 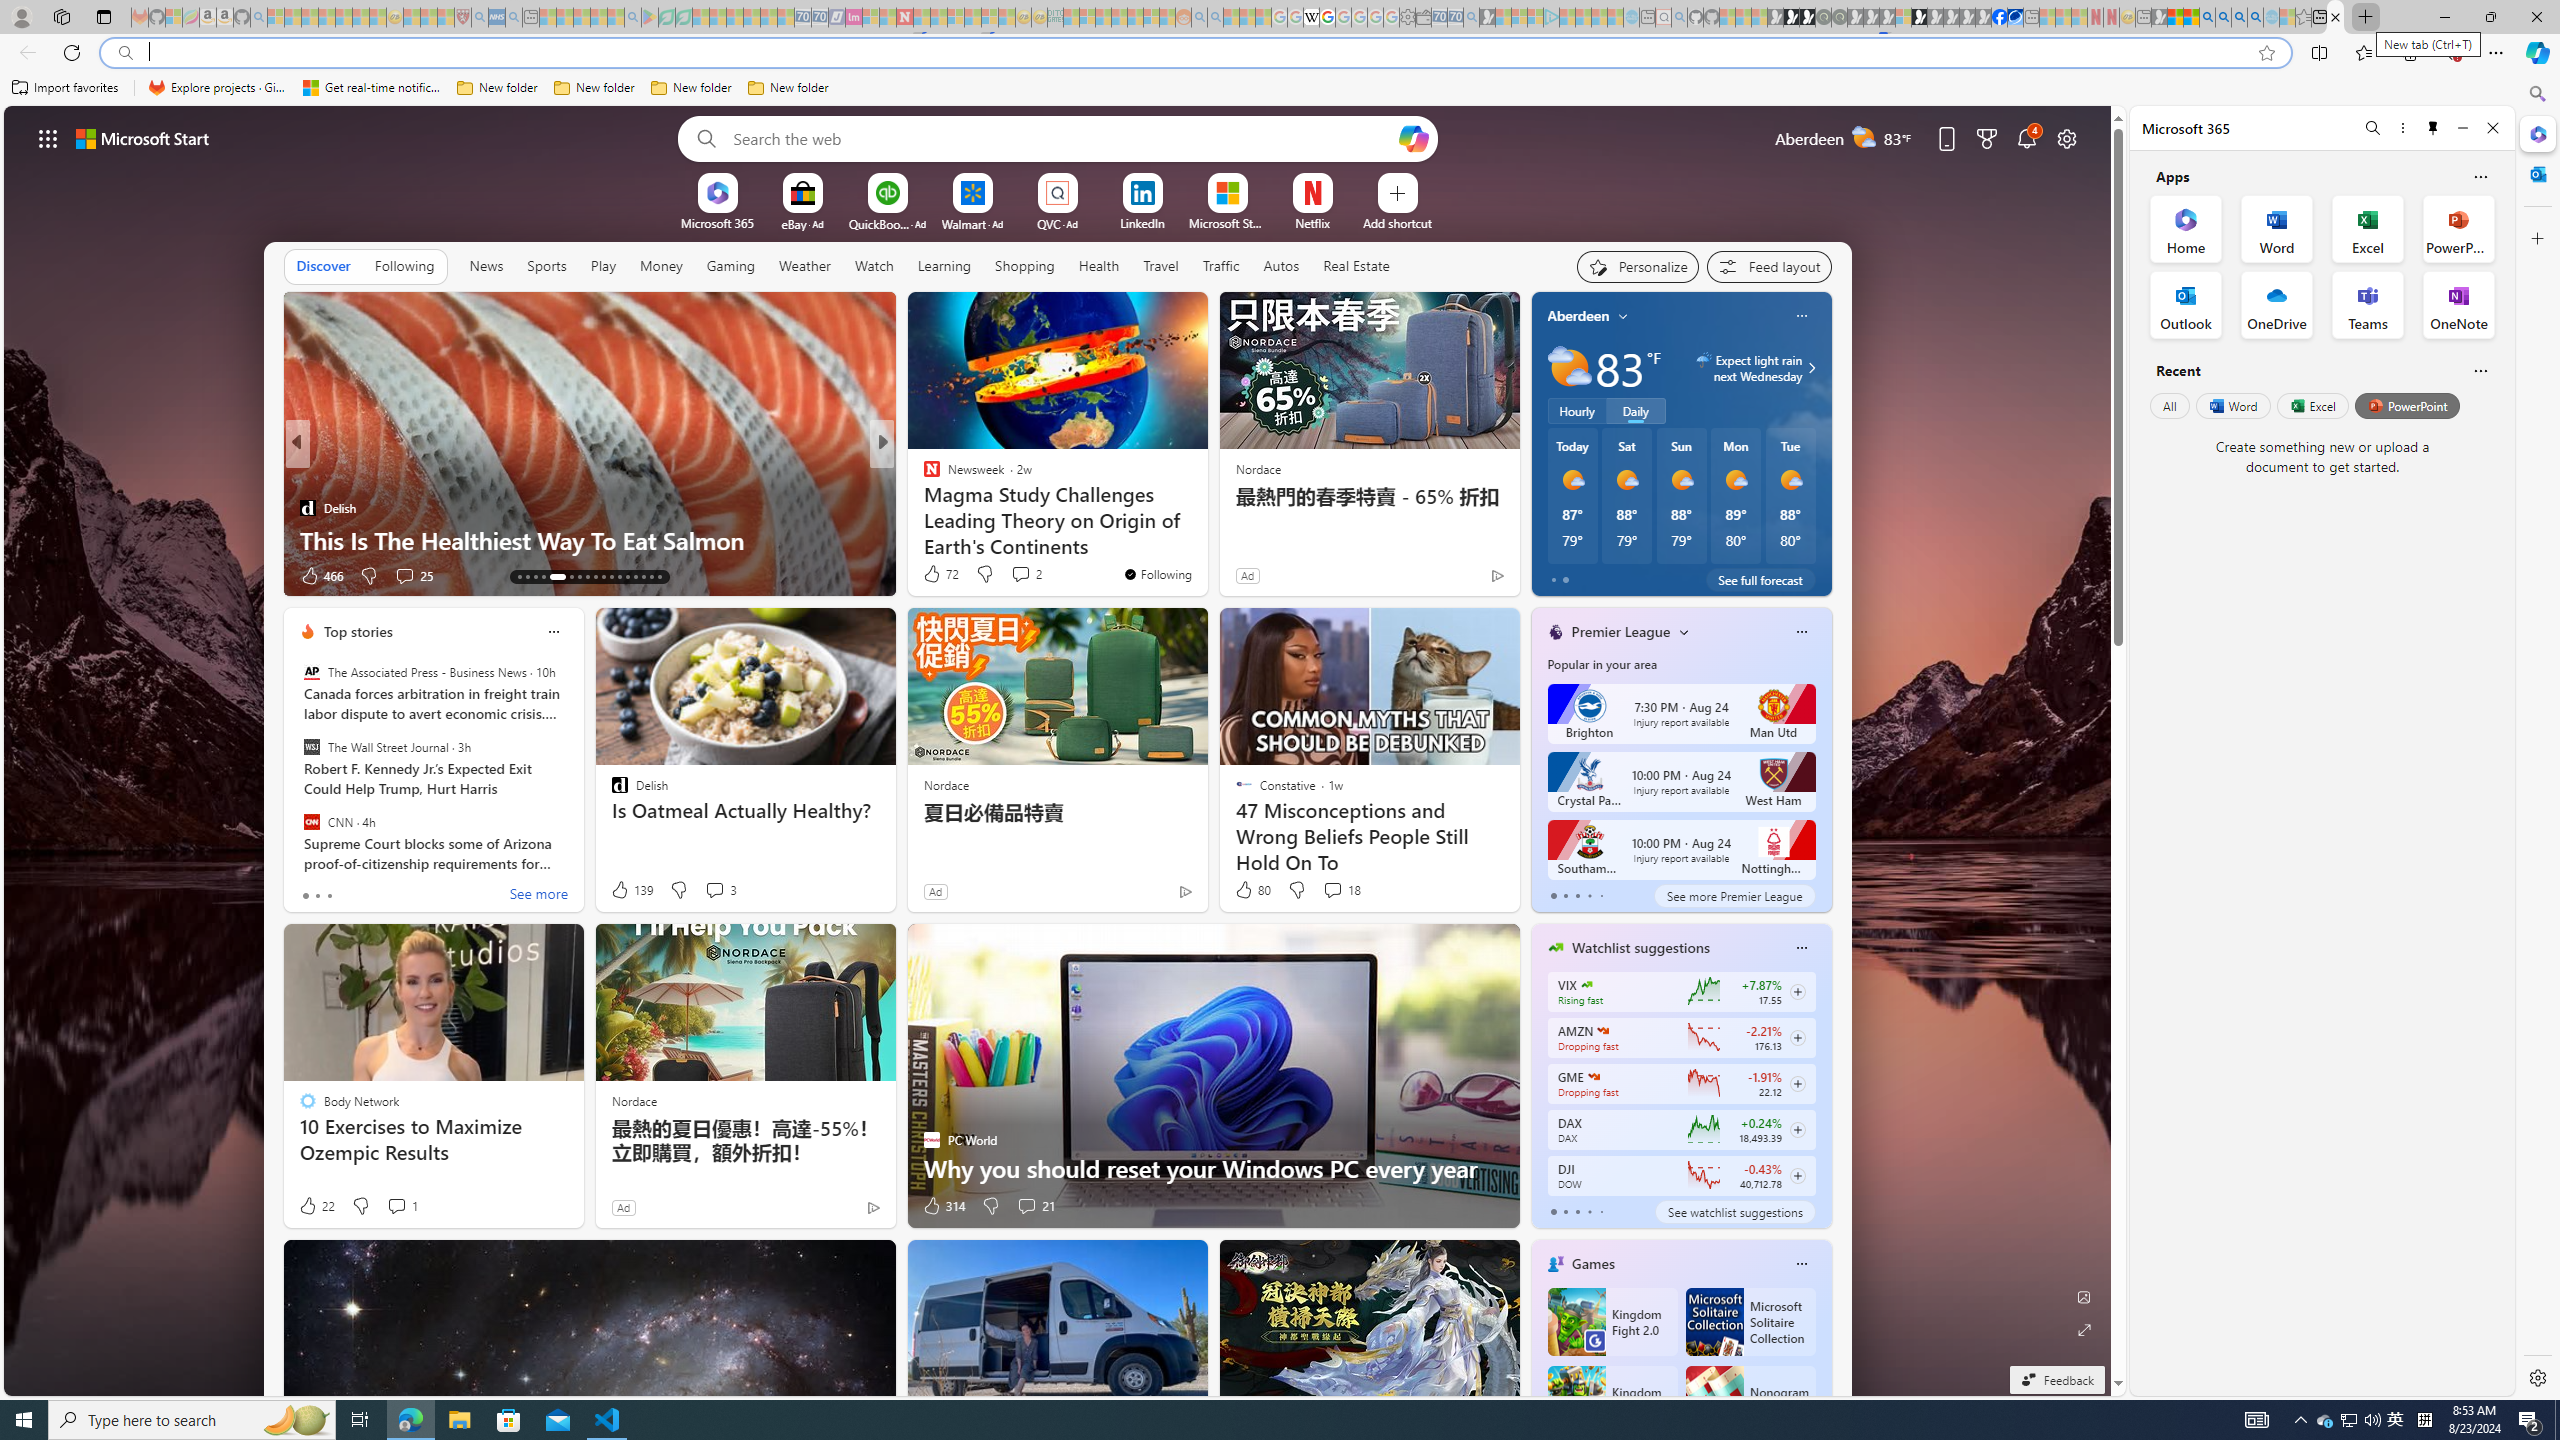 What do you see at coordinates (2406, 405) in the screenshot?
I see `'PowerPoint'` at bounding box center [2406, 405].